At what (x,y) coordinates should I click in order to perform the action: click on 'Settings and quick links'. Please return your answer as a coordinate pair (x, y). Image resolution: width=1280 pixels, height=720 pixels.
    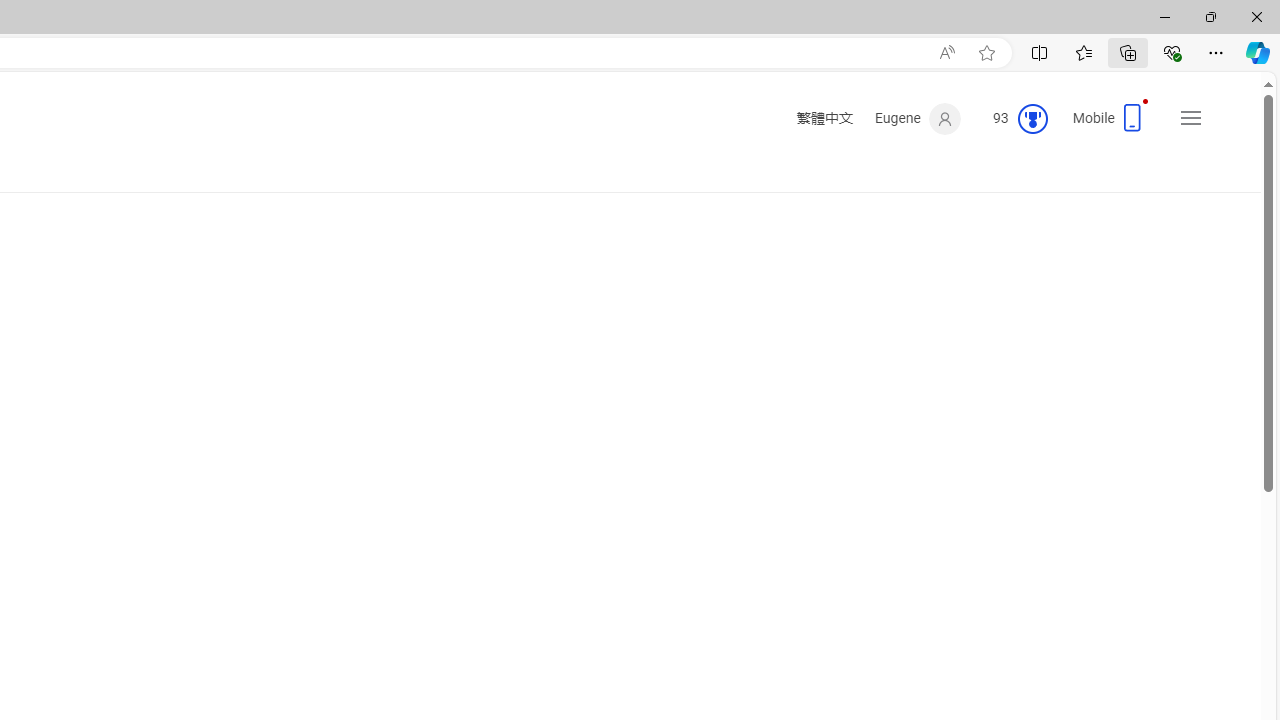
    Looking at the image, I should click on (1191, 118).